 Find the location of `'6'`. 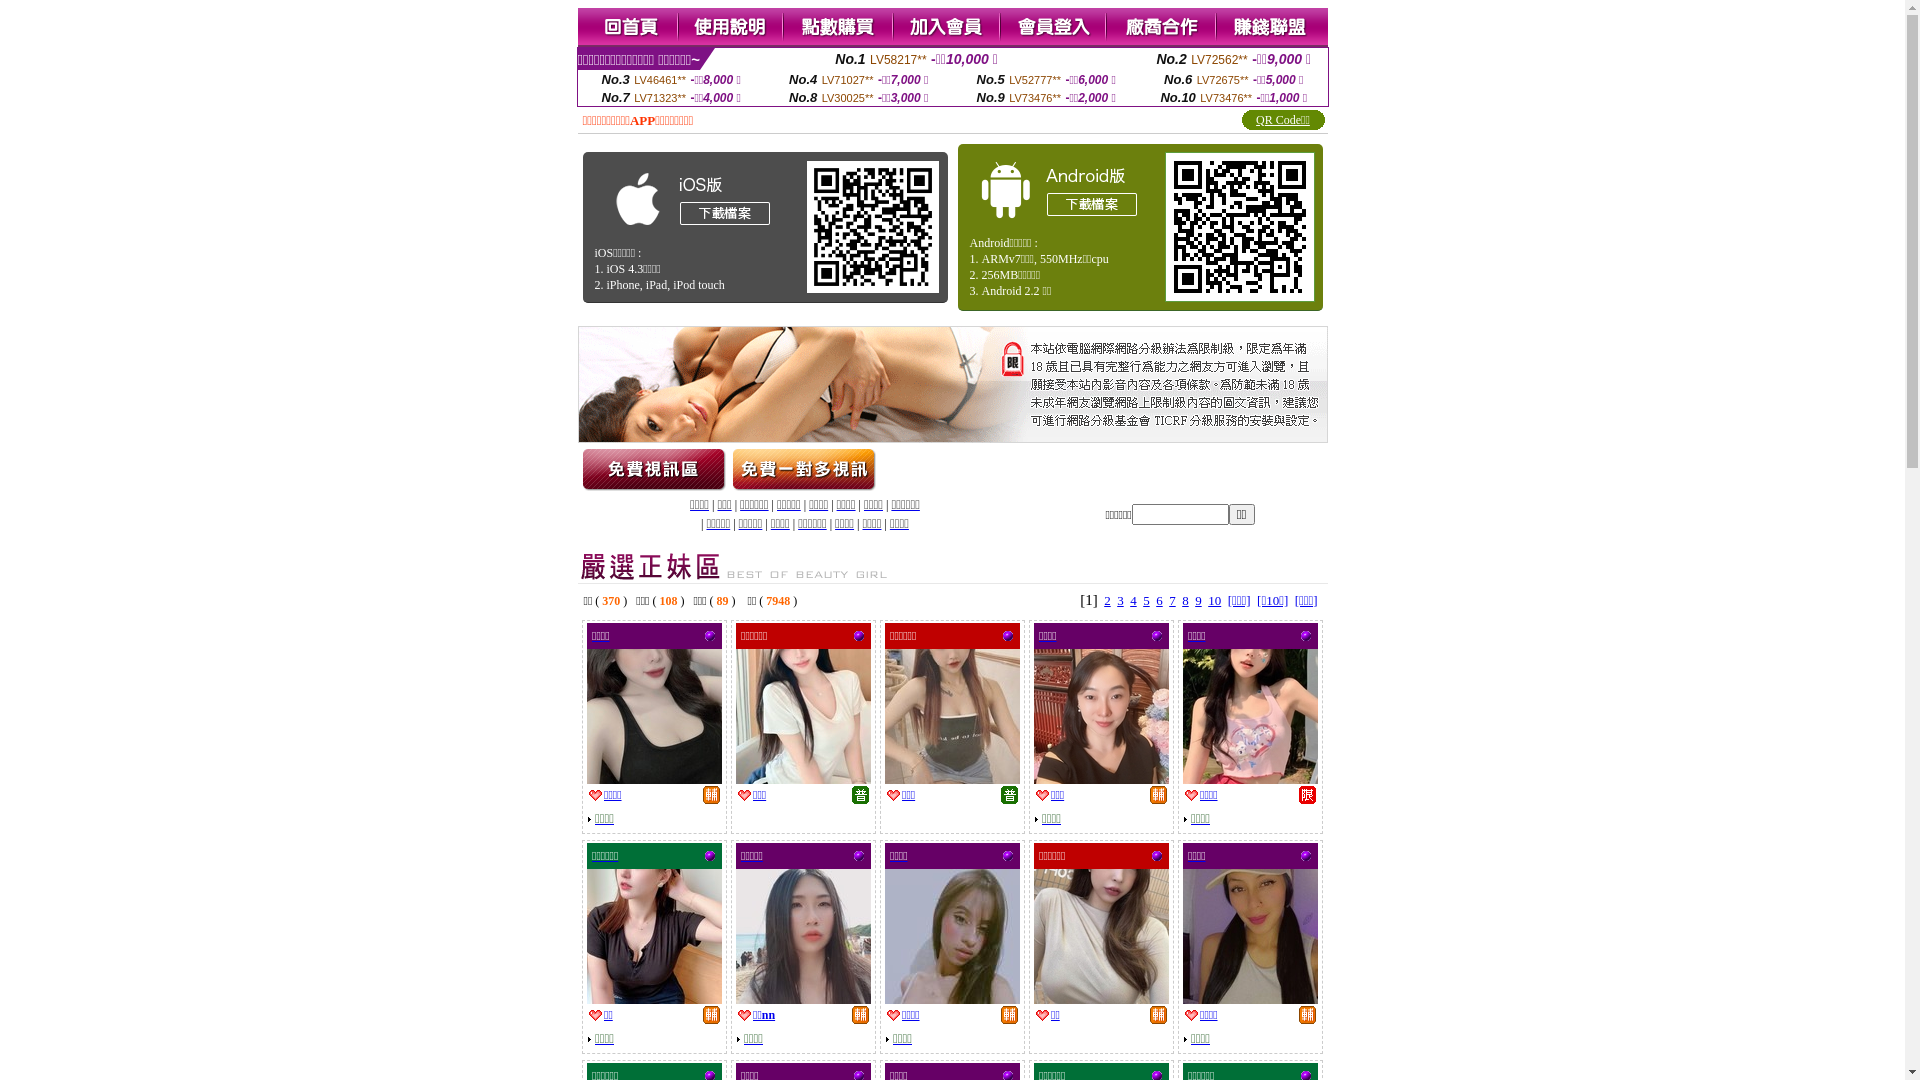

'6' is located at coordinates (1159, 599).